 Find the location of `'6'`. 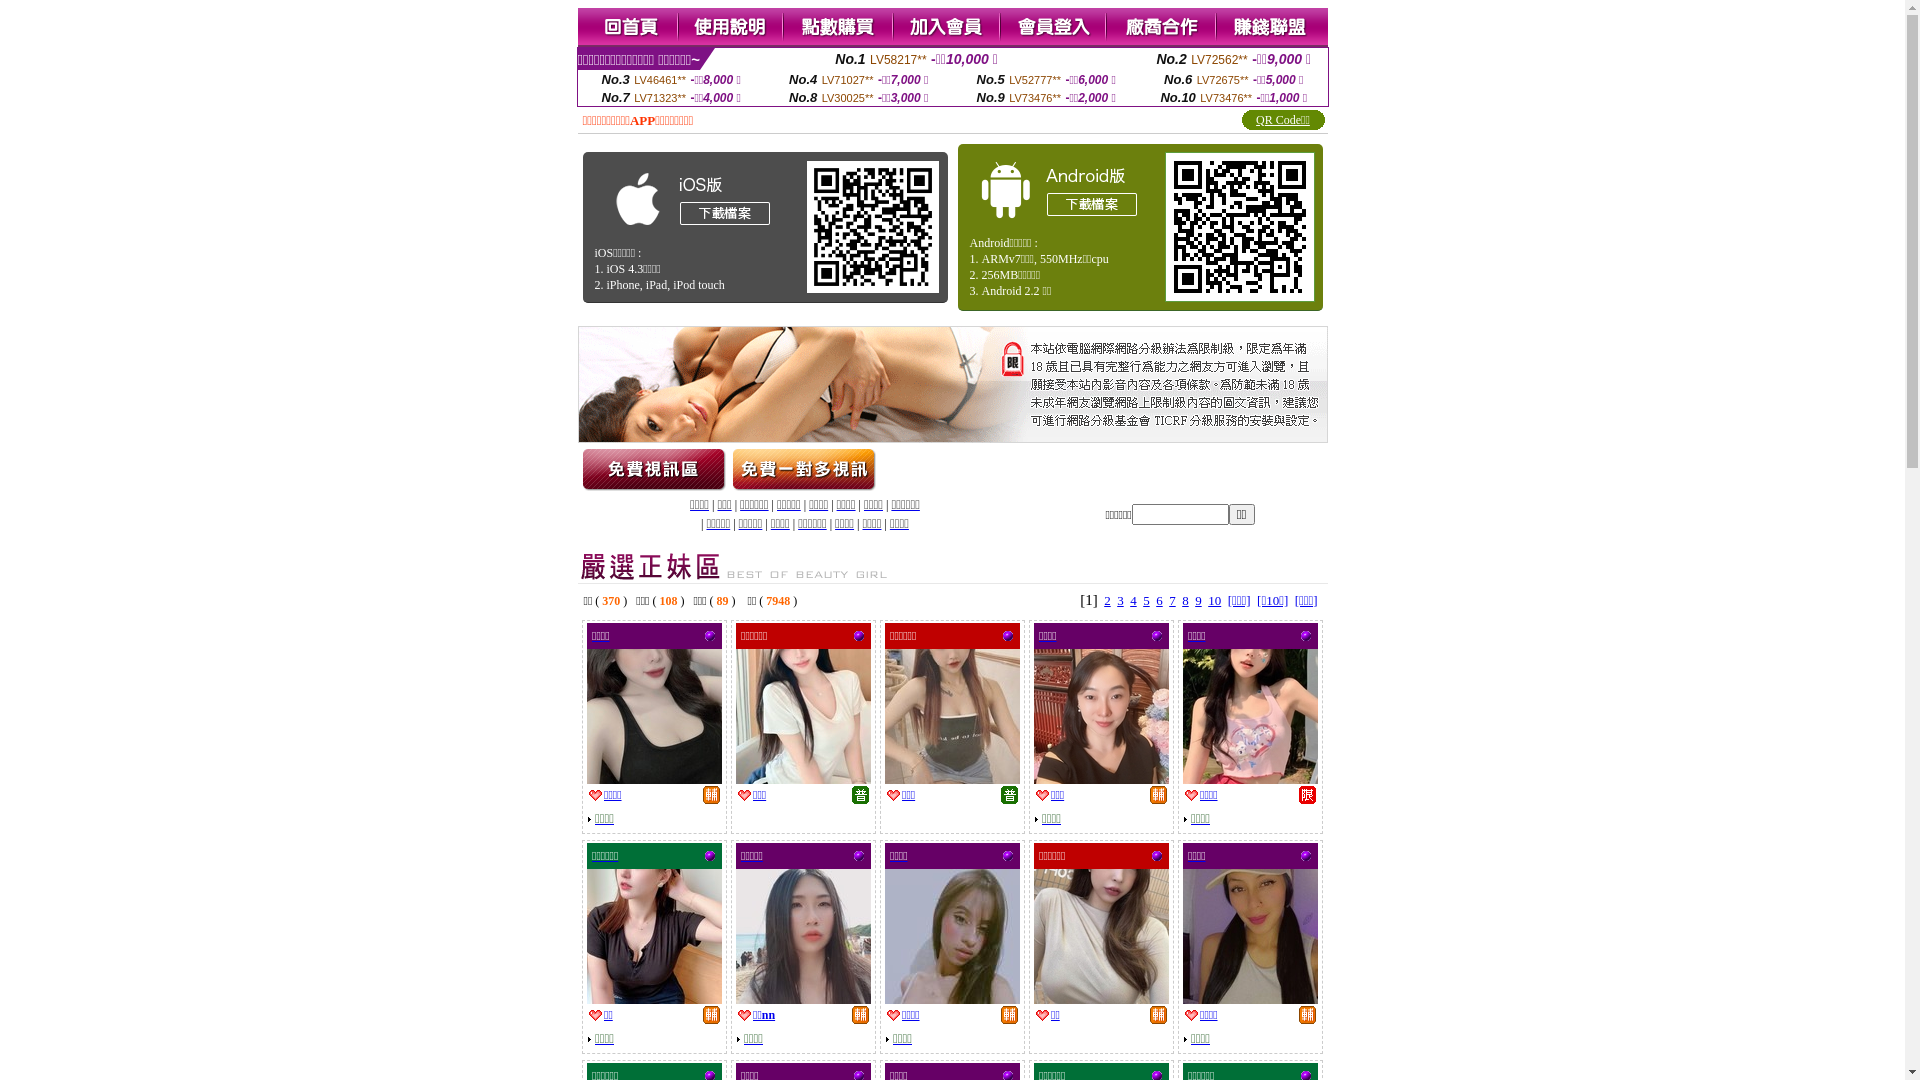

'6' is located at coordinates (1159, 599).